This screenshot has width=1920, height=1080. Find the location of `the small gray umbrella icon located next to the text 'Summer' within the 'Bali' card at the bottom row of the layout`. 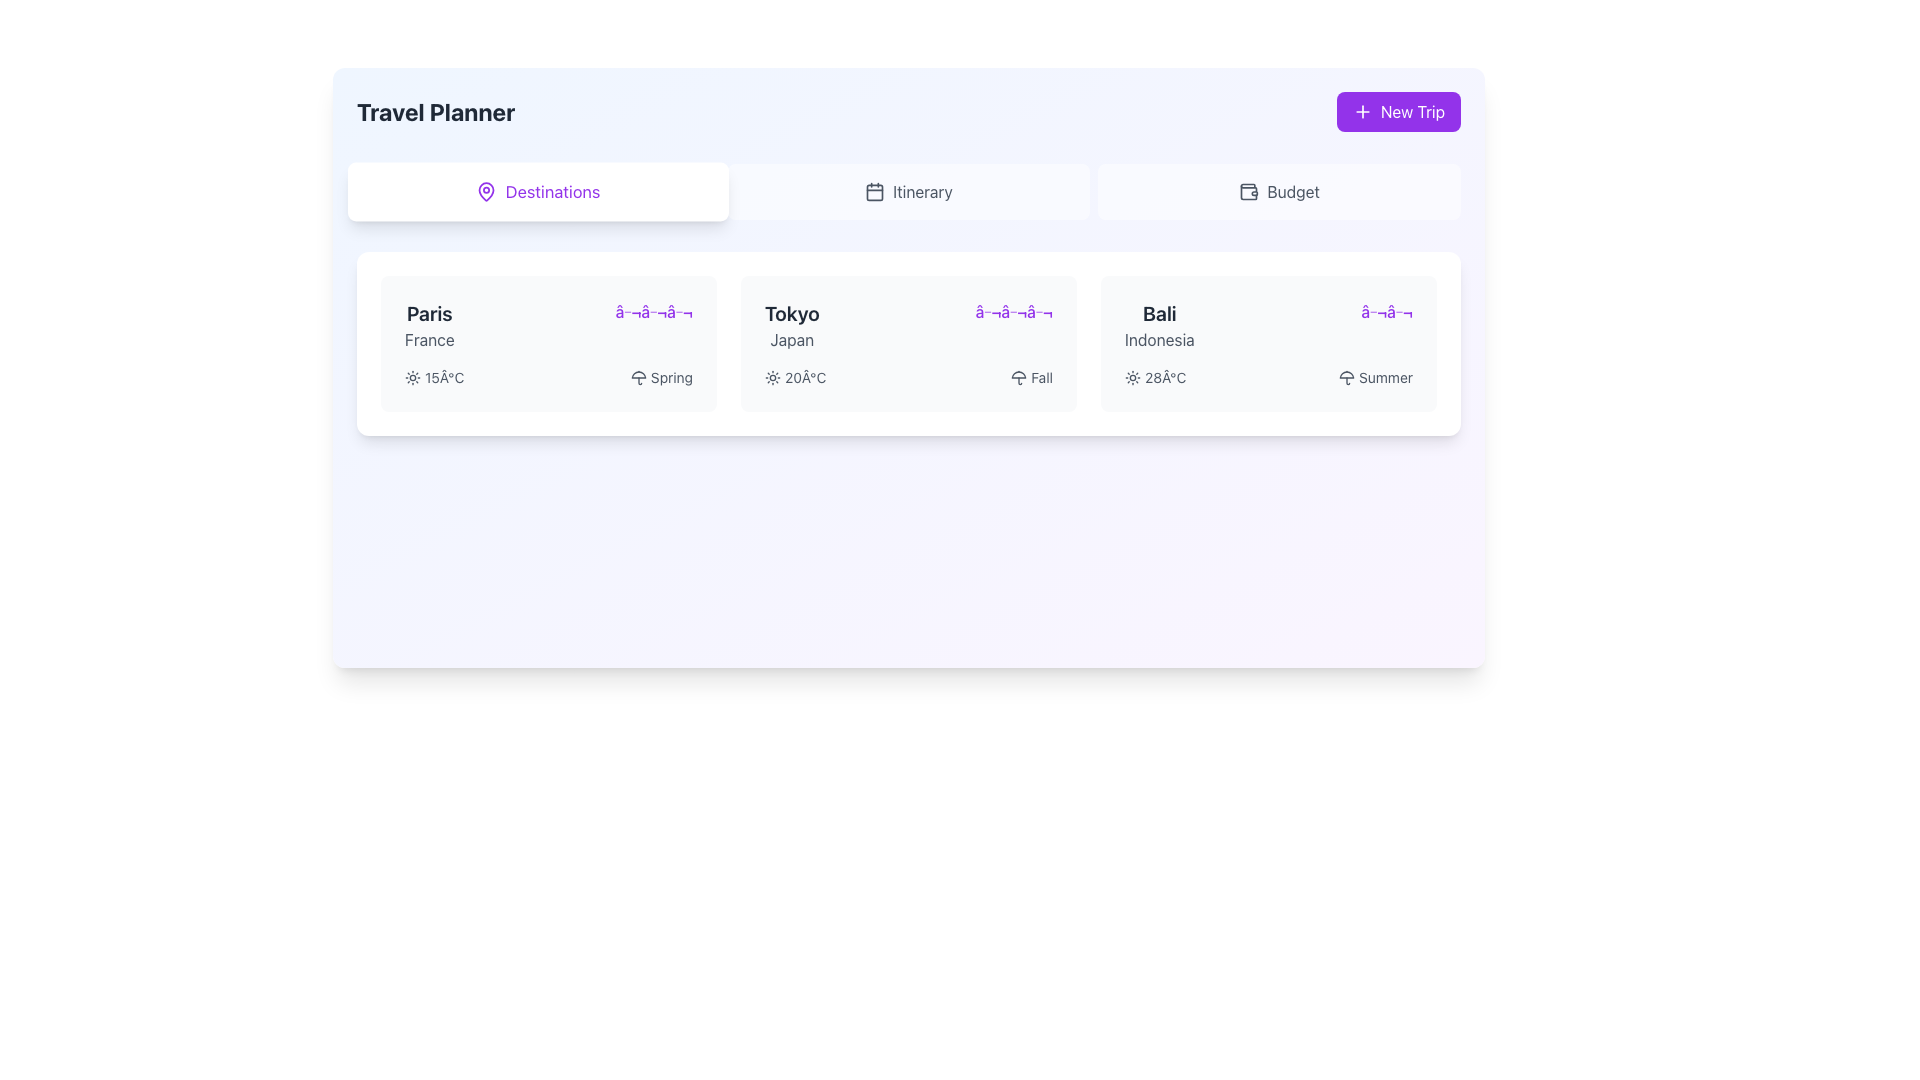

the small gray umbrella icon located next to the text 'Summer' within the 'Bali' card at the bottom row of the layout is located at coordinates (1347, 378).